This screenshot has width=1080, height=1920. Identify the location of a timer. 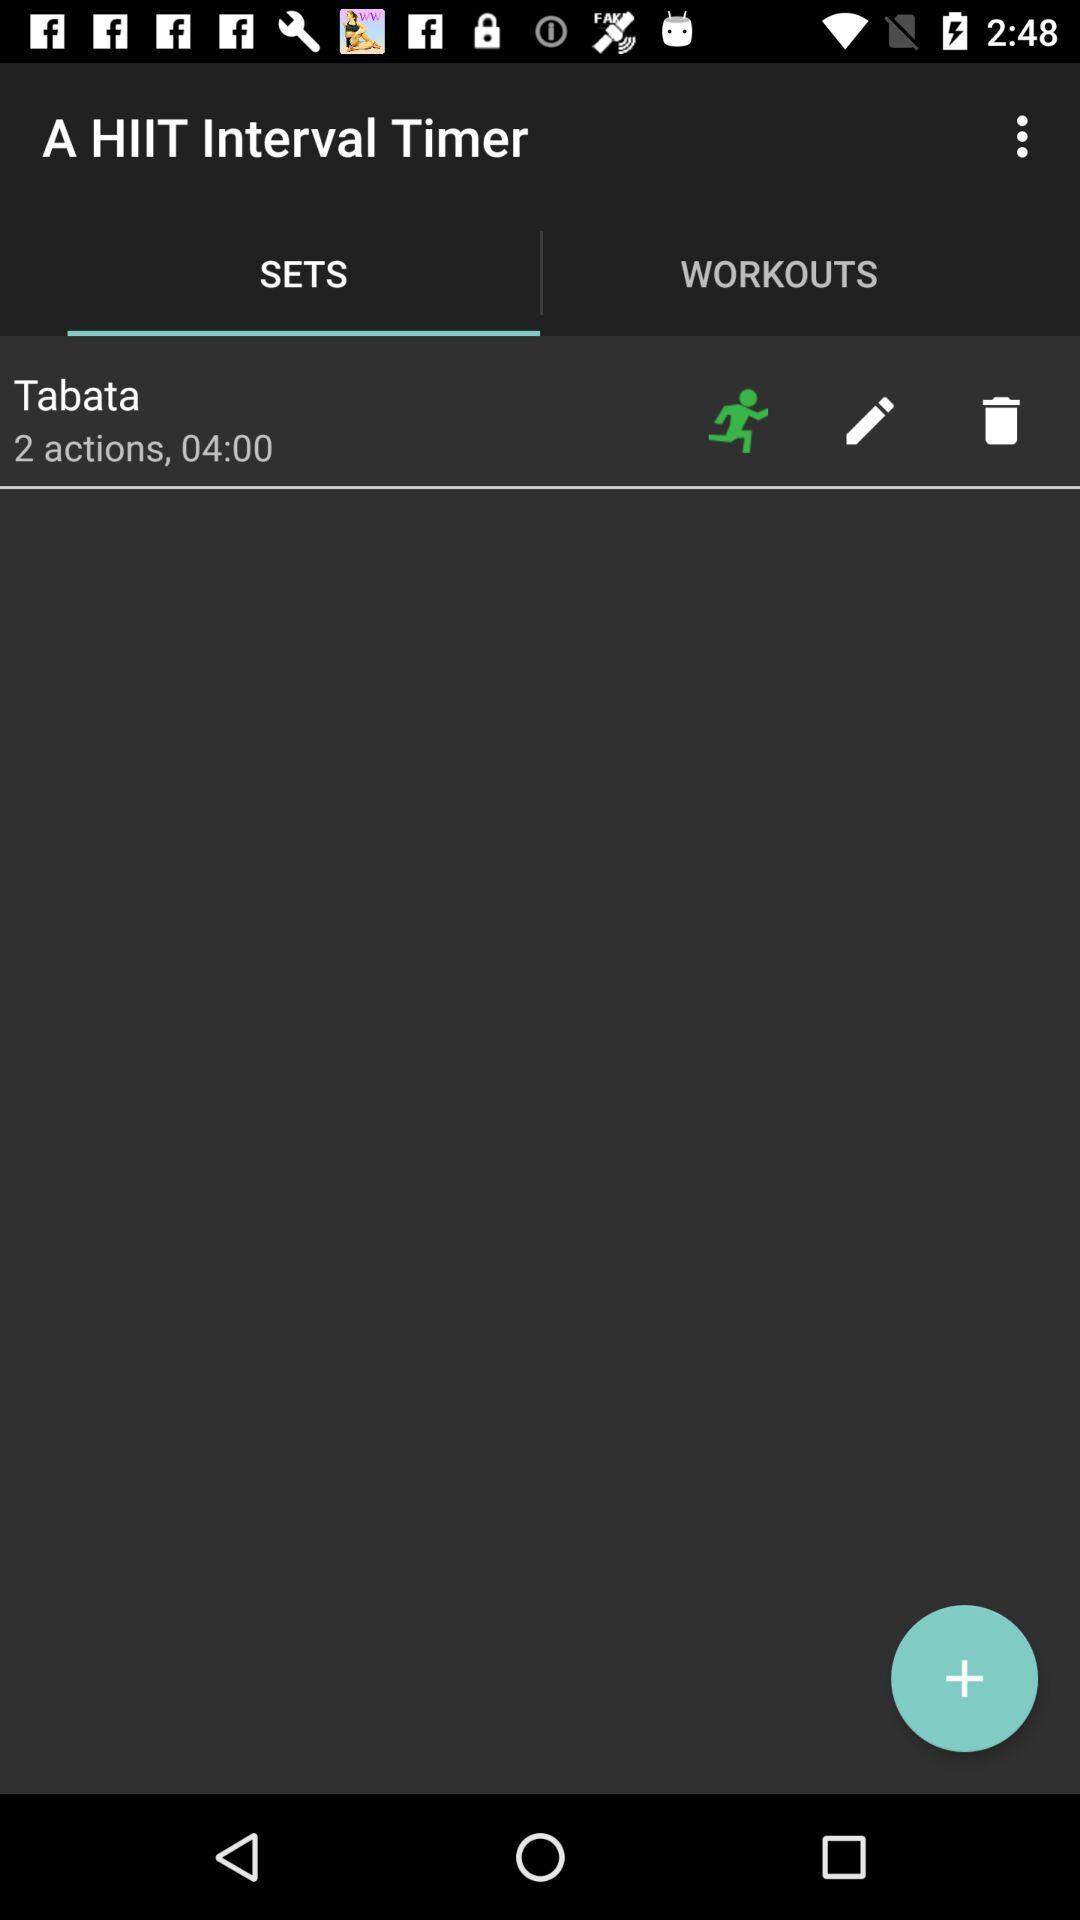
(963, 1678).